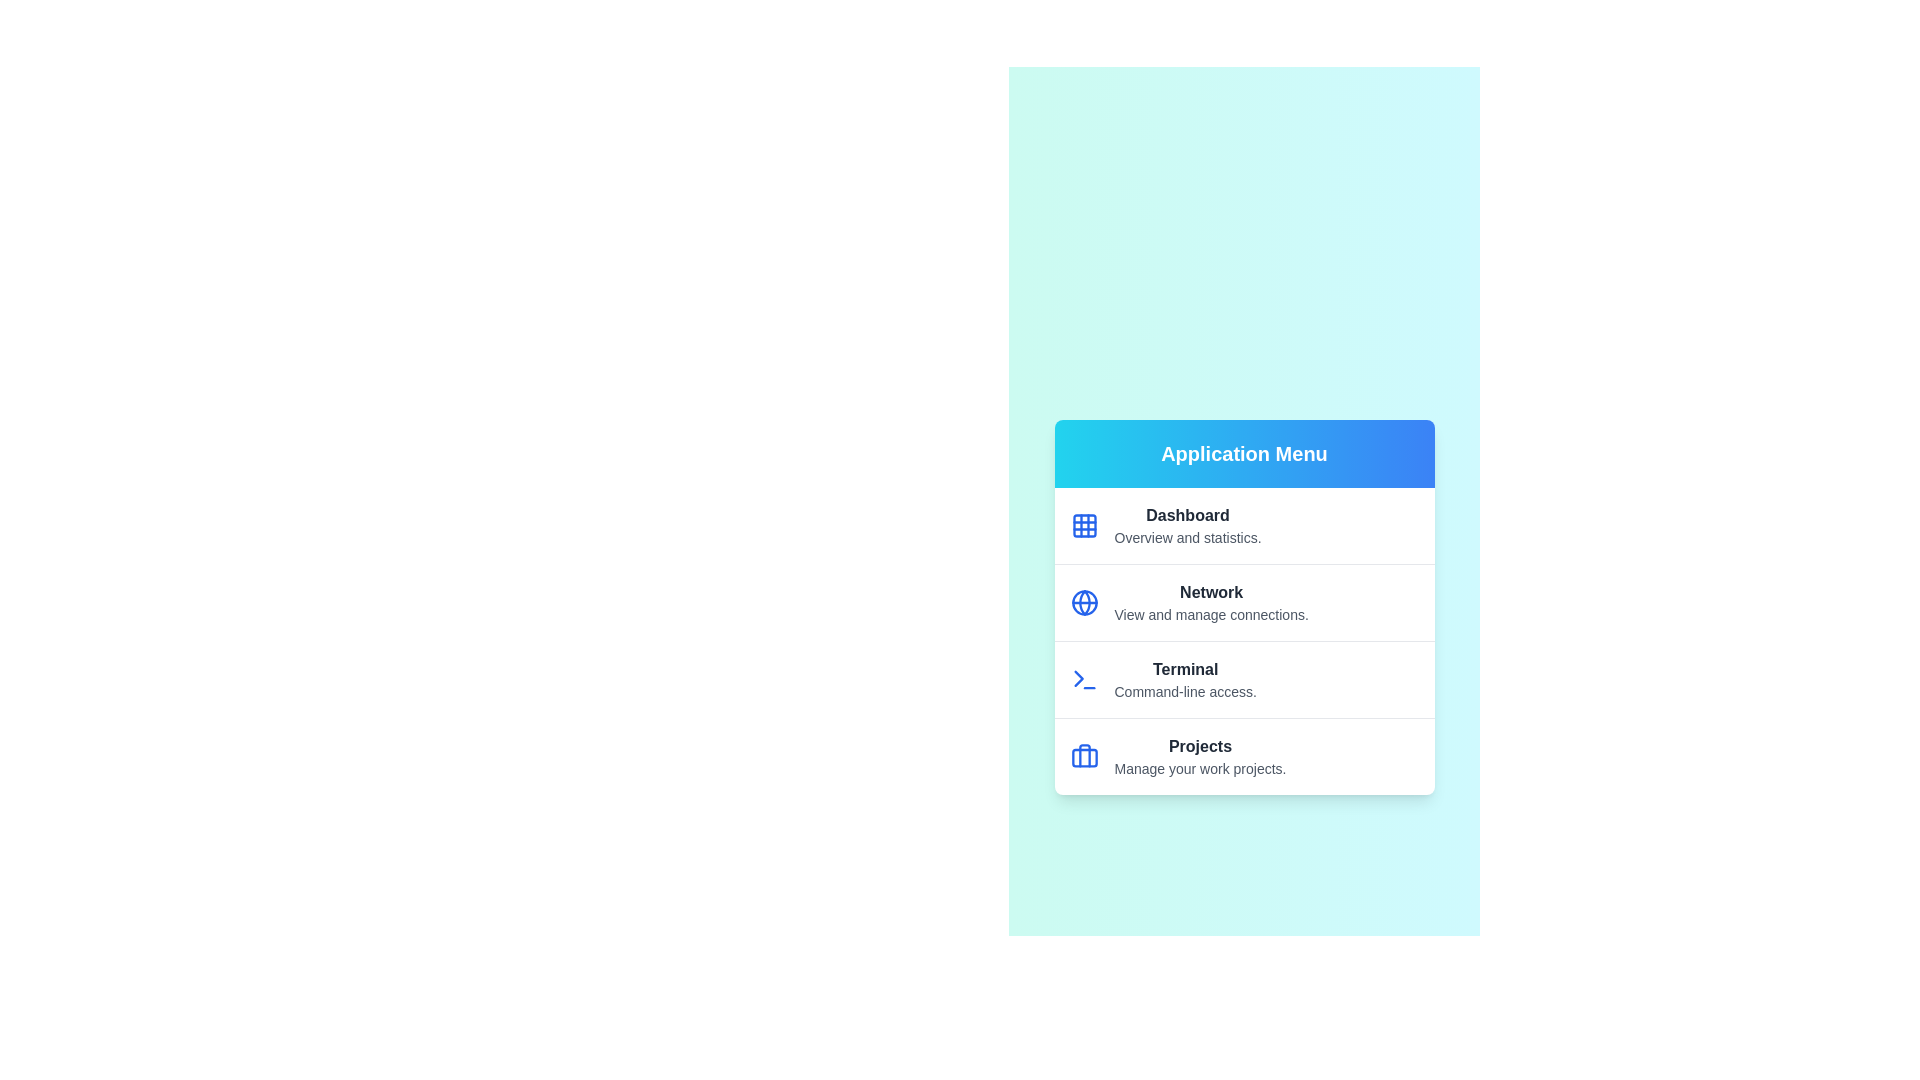 This screenshot has height=1080, width=1920. Describe the element at coordinates (1243, 600) in the screenshot. I see `the menu item labeled Network to view its hover state` at that location.